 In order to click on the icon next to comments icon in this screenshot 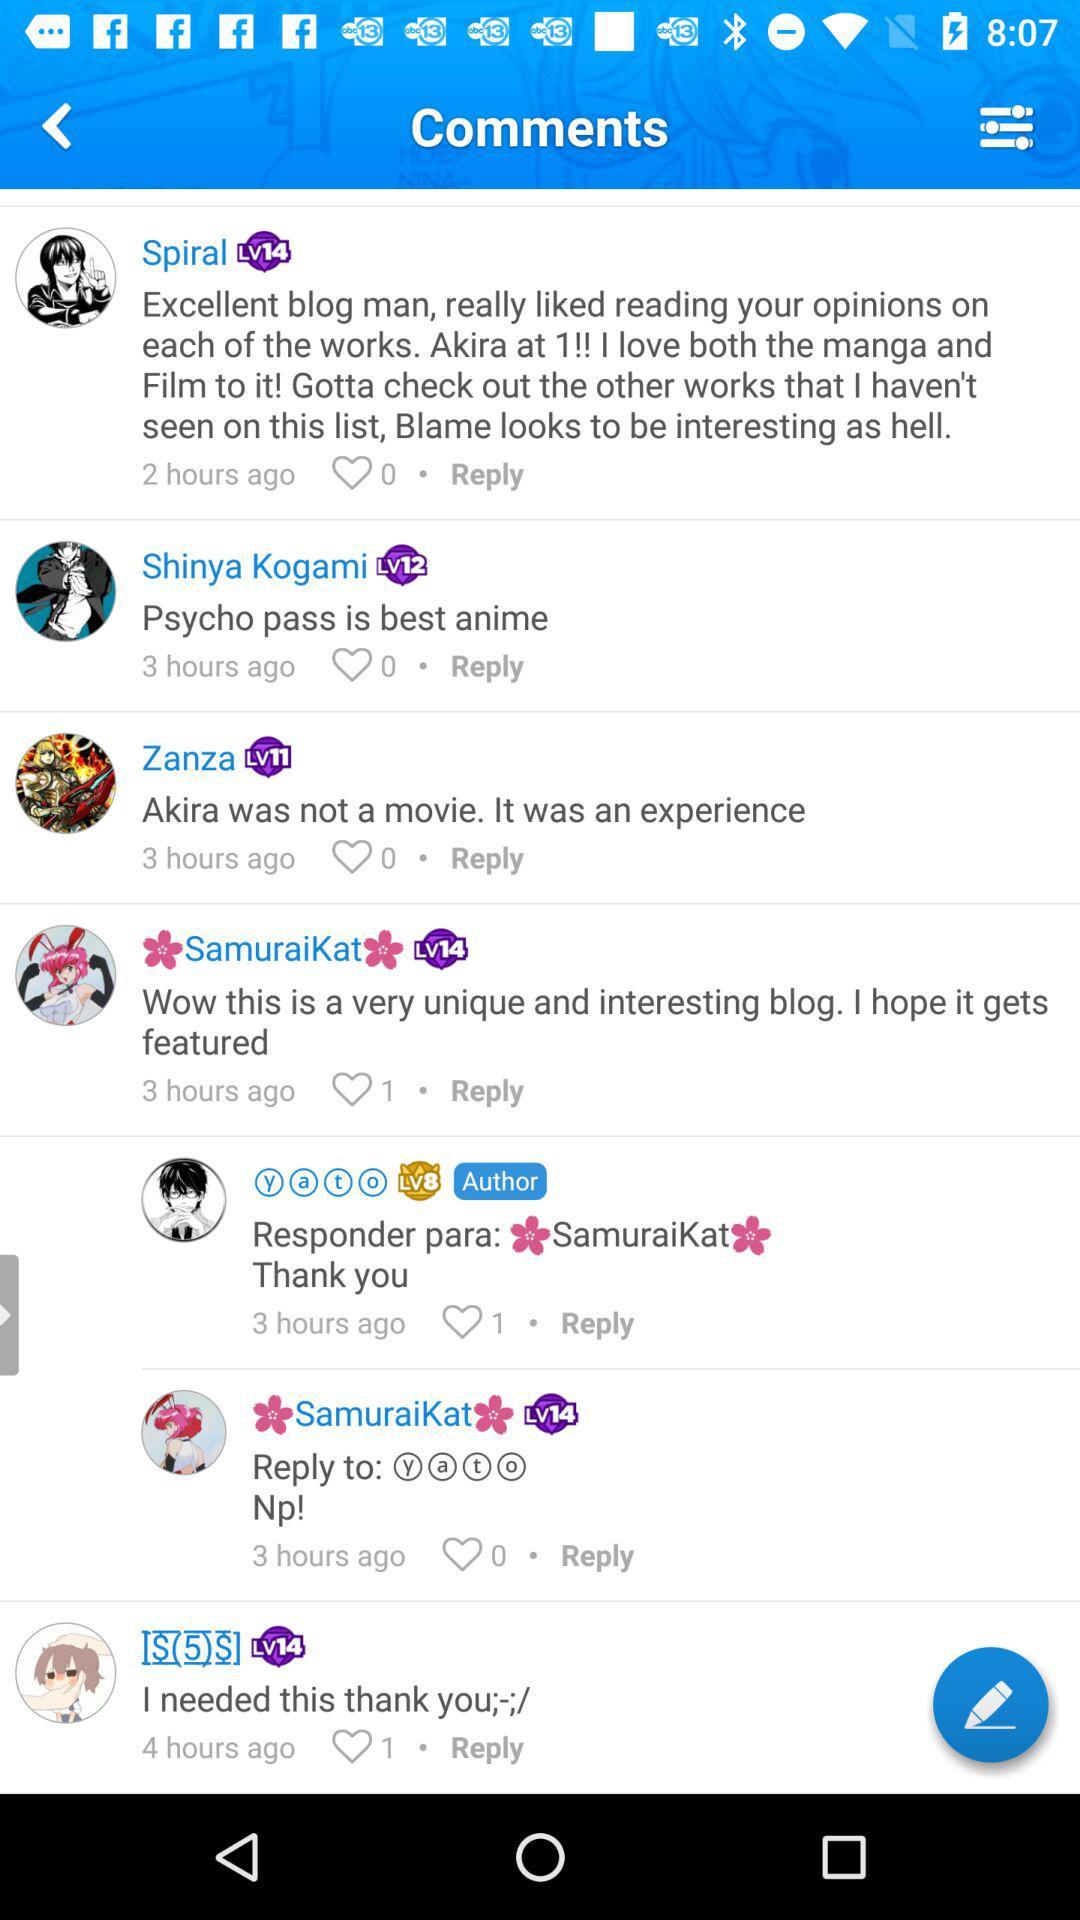, I will do `click(59, 124)`.